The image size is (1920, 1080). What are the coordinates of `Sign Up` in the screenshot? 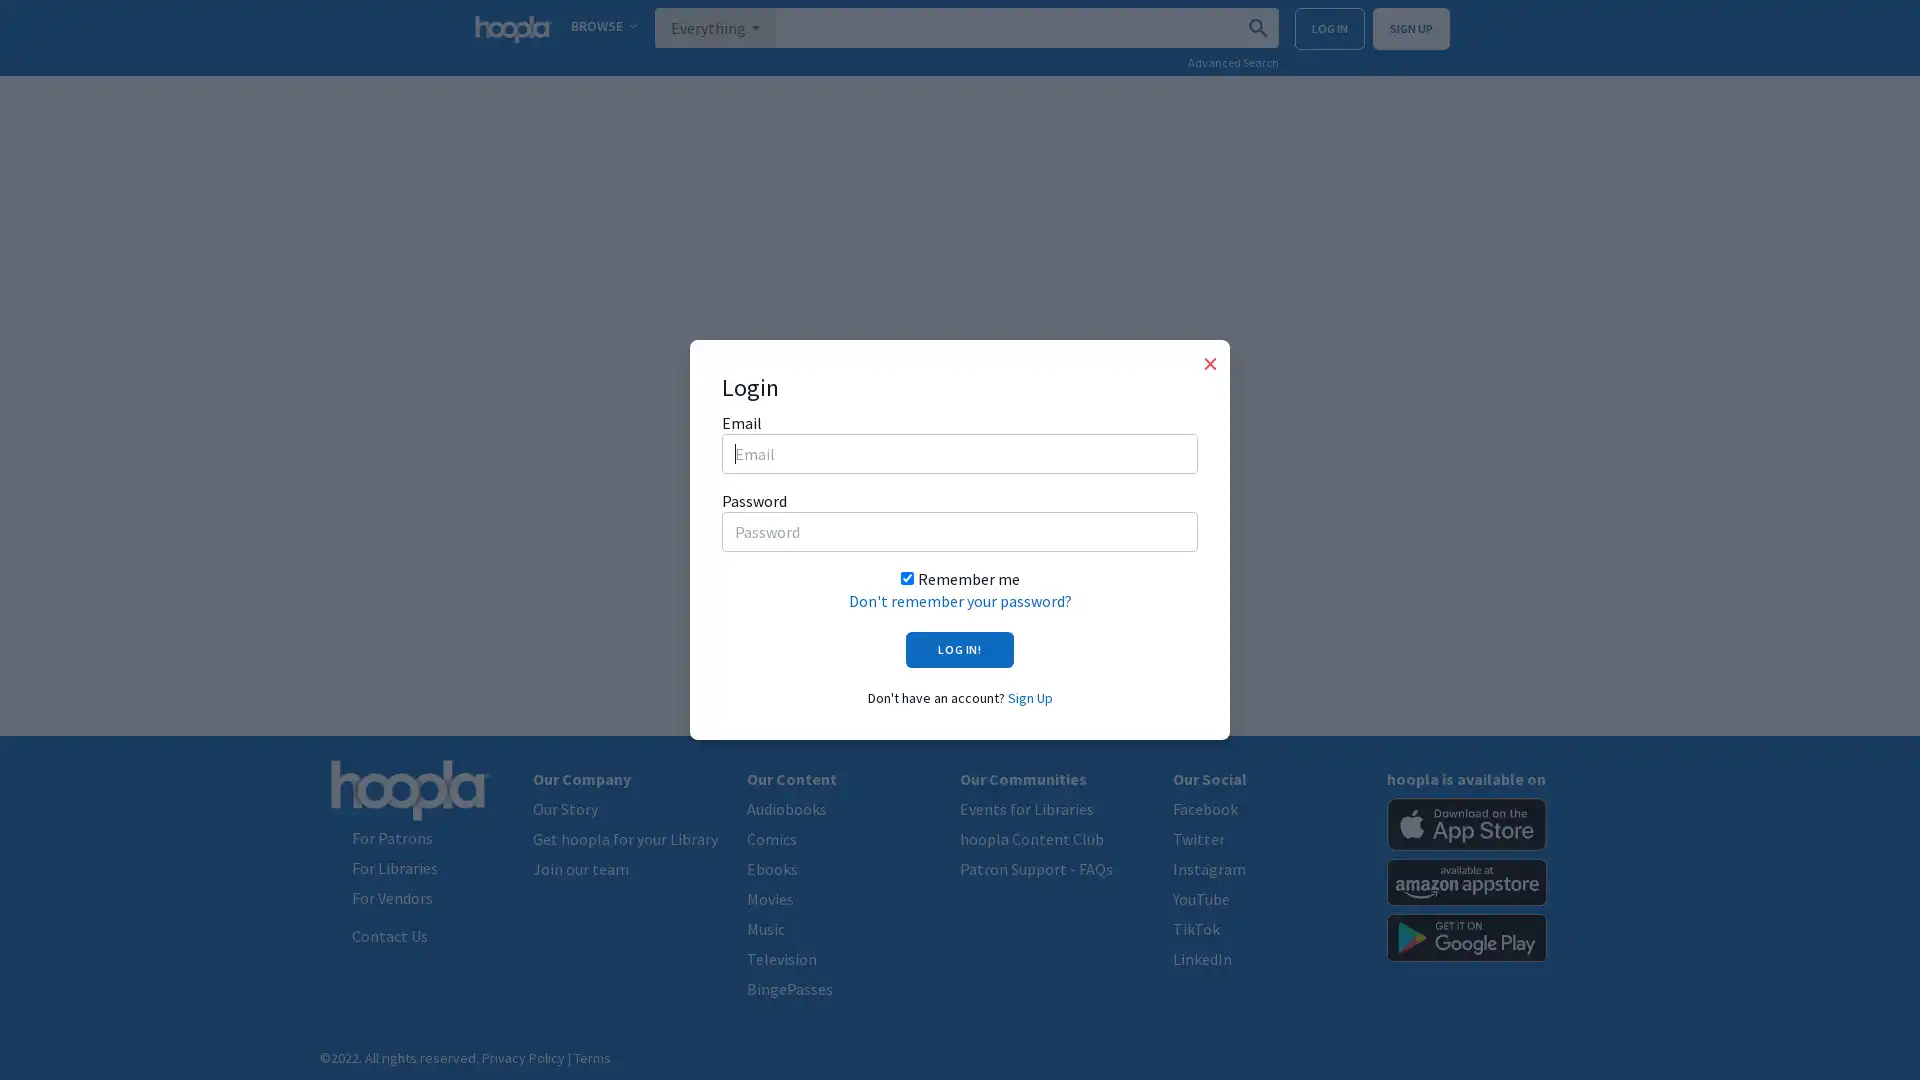 It's located at (1029, 697).